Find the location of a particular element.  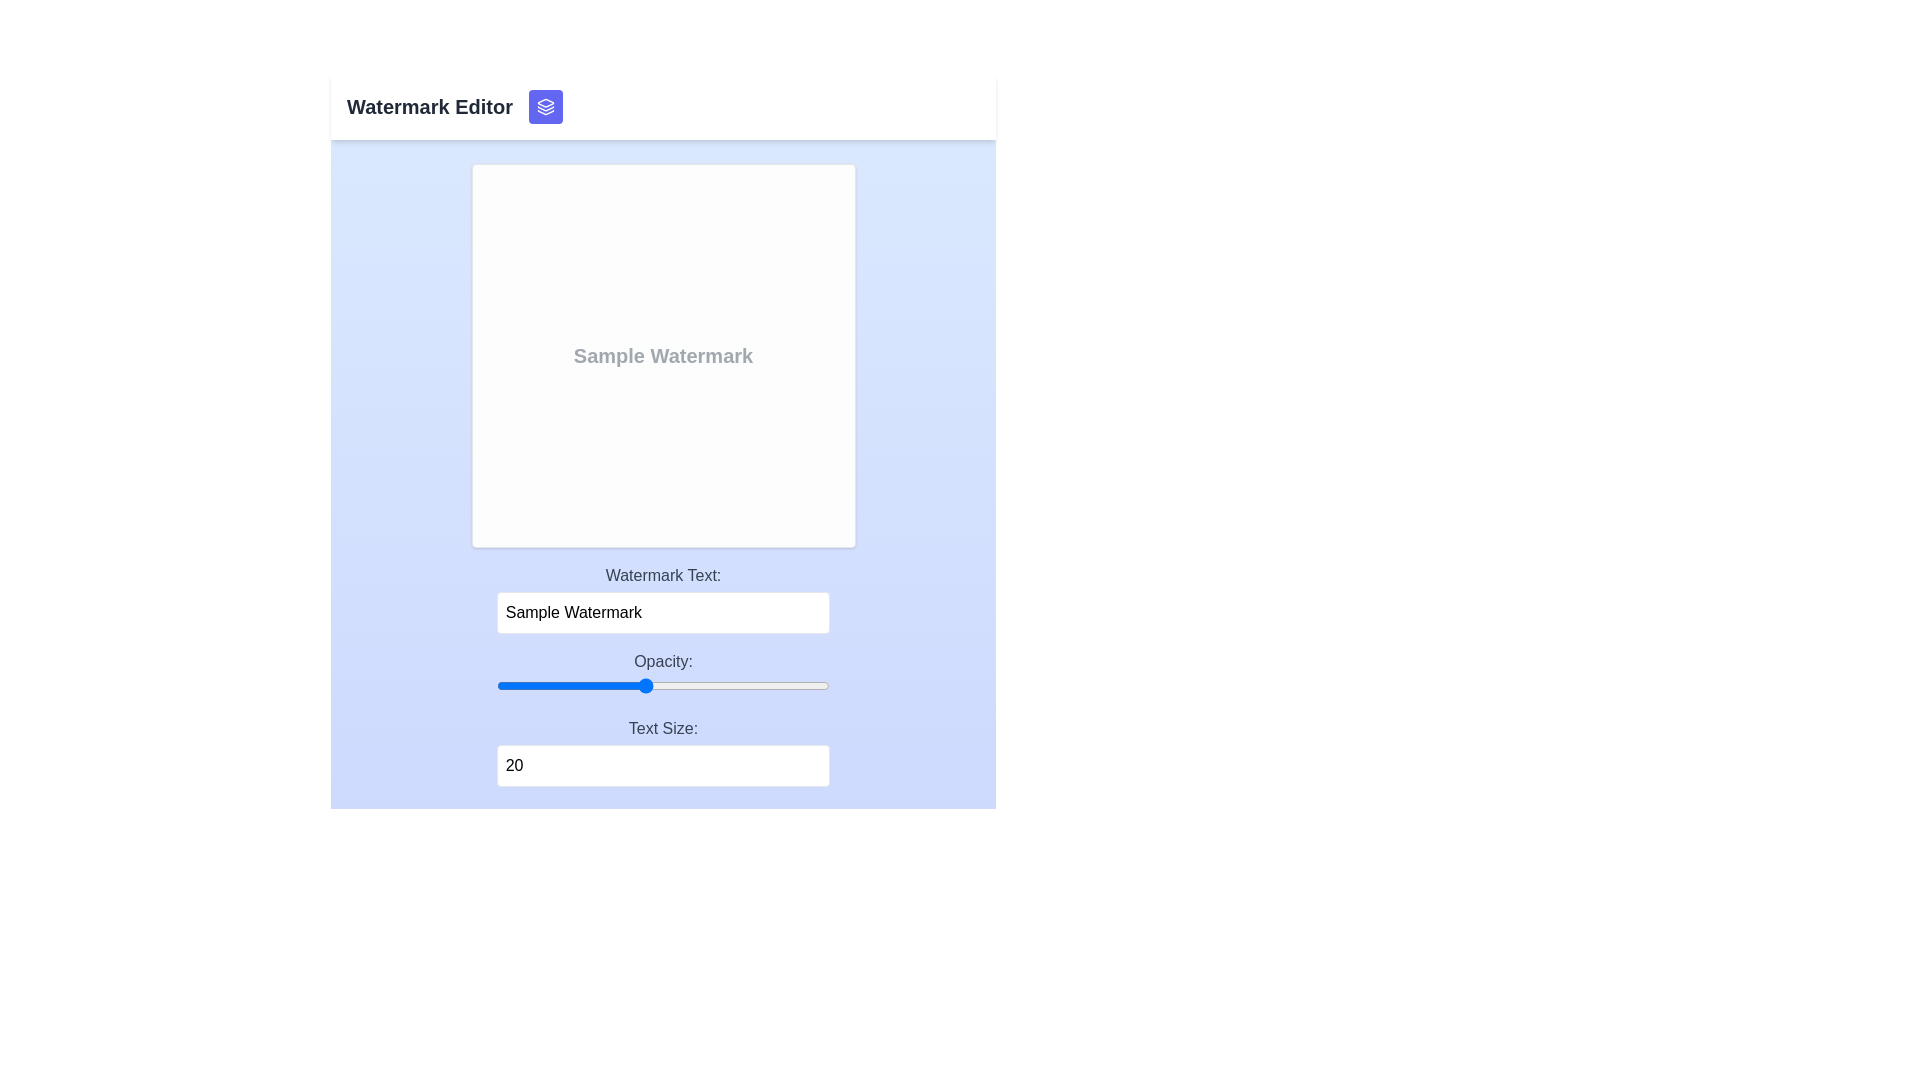

the static label displaying 'Watermark Editor' in bold, large dark gray font located at the top left of the interface is located at coordinates (428, 107).